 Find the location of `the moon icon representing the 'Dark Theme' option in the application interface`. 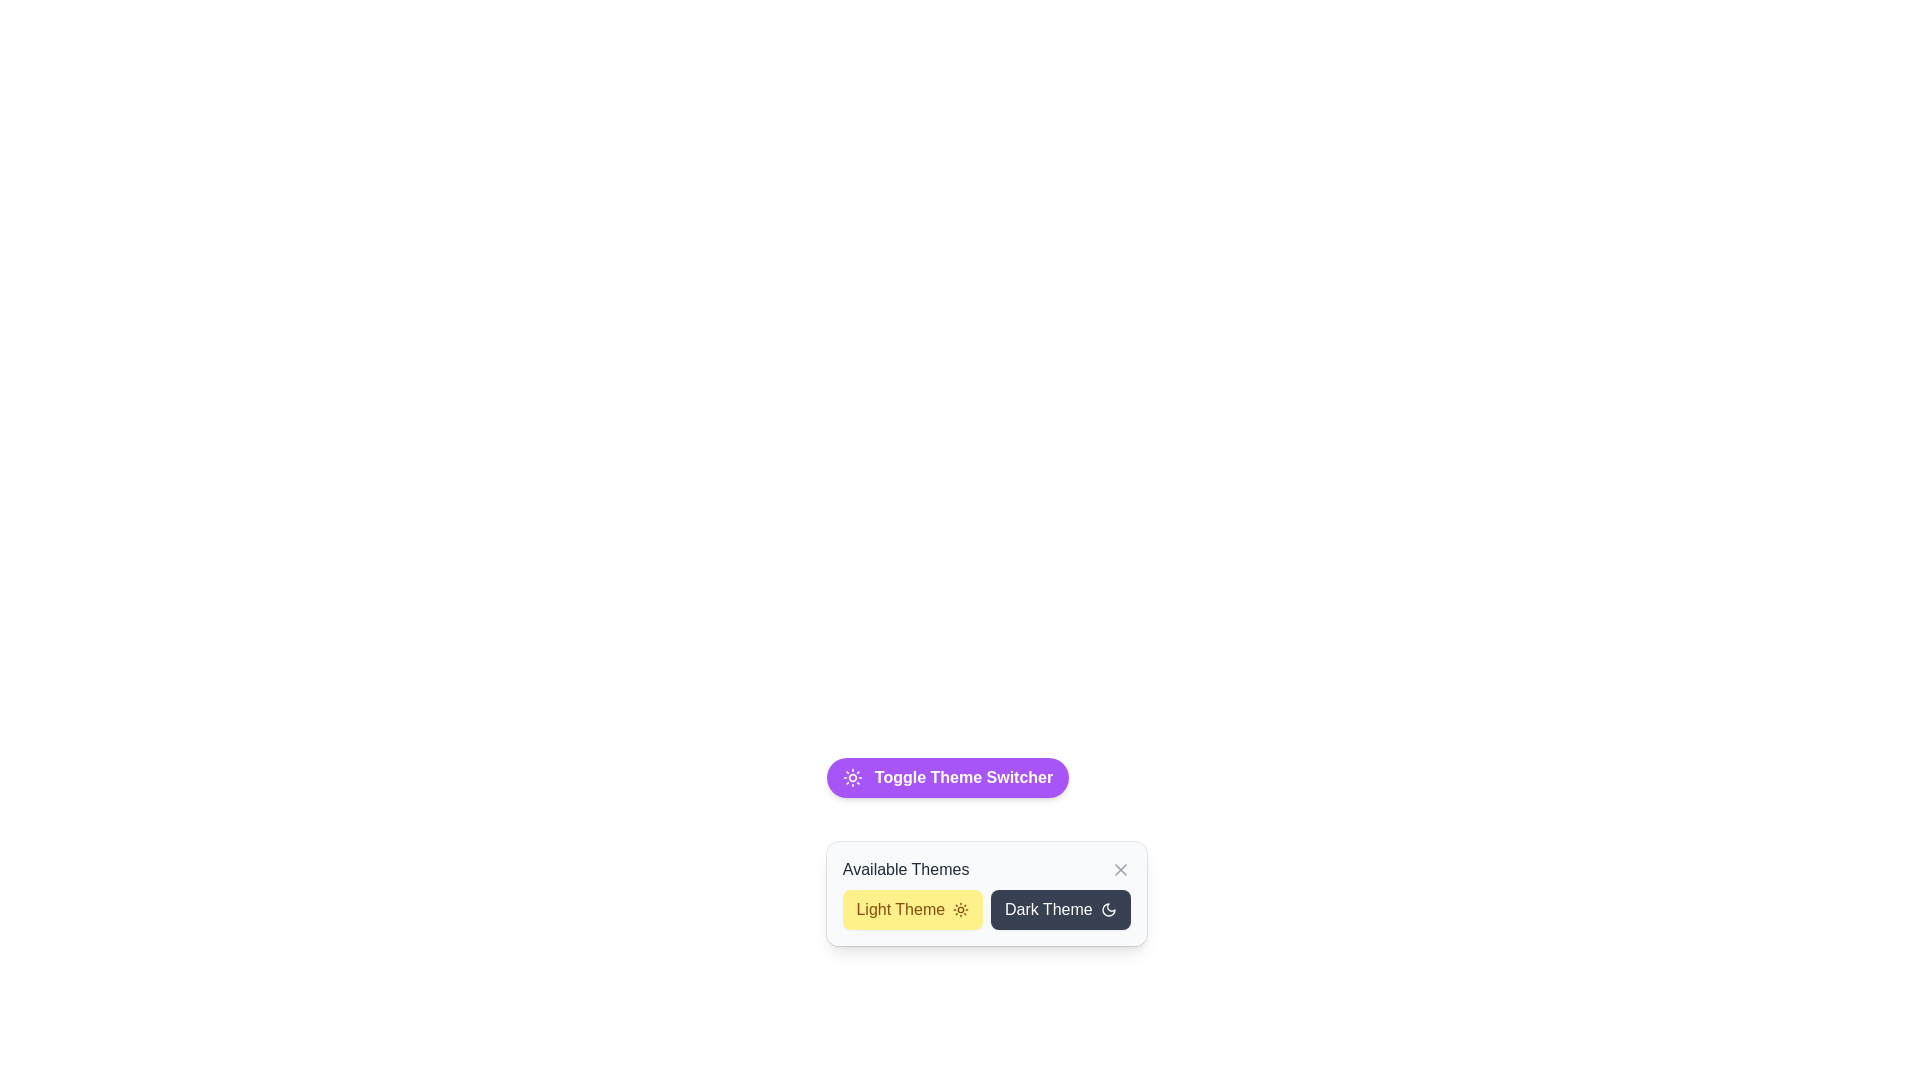

the moon icon representing the 'Dark Theme' option in the application interface is located at coordinates (1107, 910).